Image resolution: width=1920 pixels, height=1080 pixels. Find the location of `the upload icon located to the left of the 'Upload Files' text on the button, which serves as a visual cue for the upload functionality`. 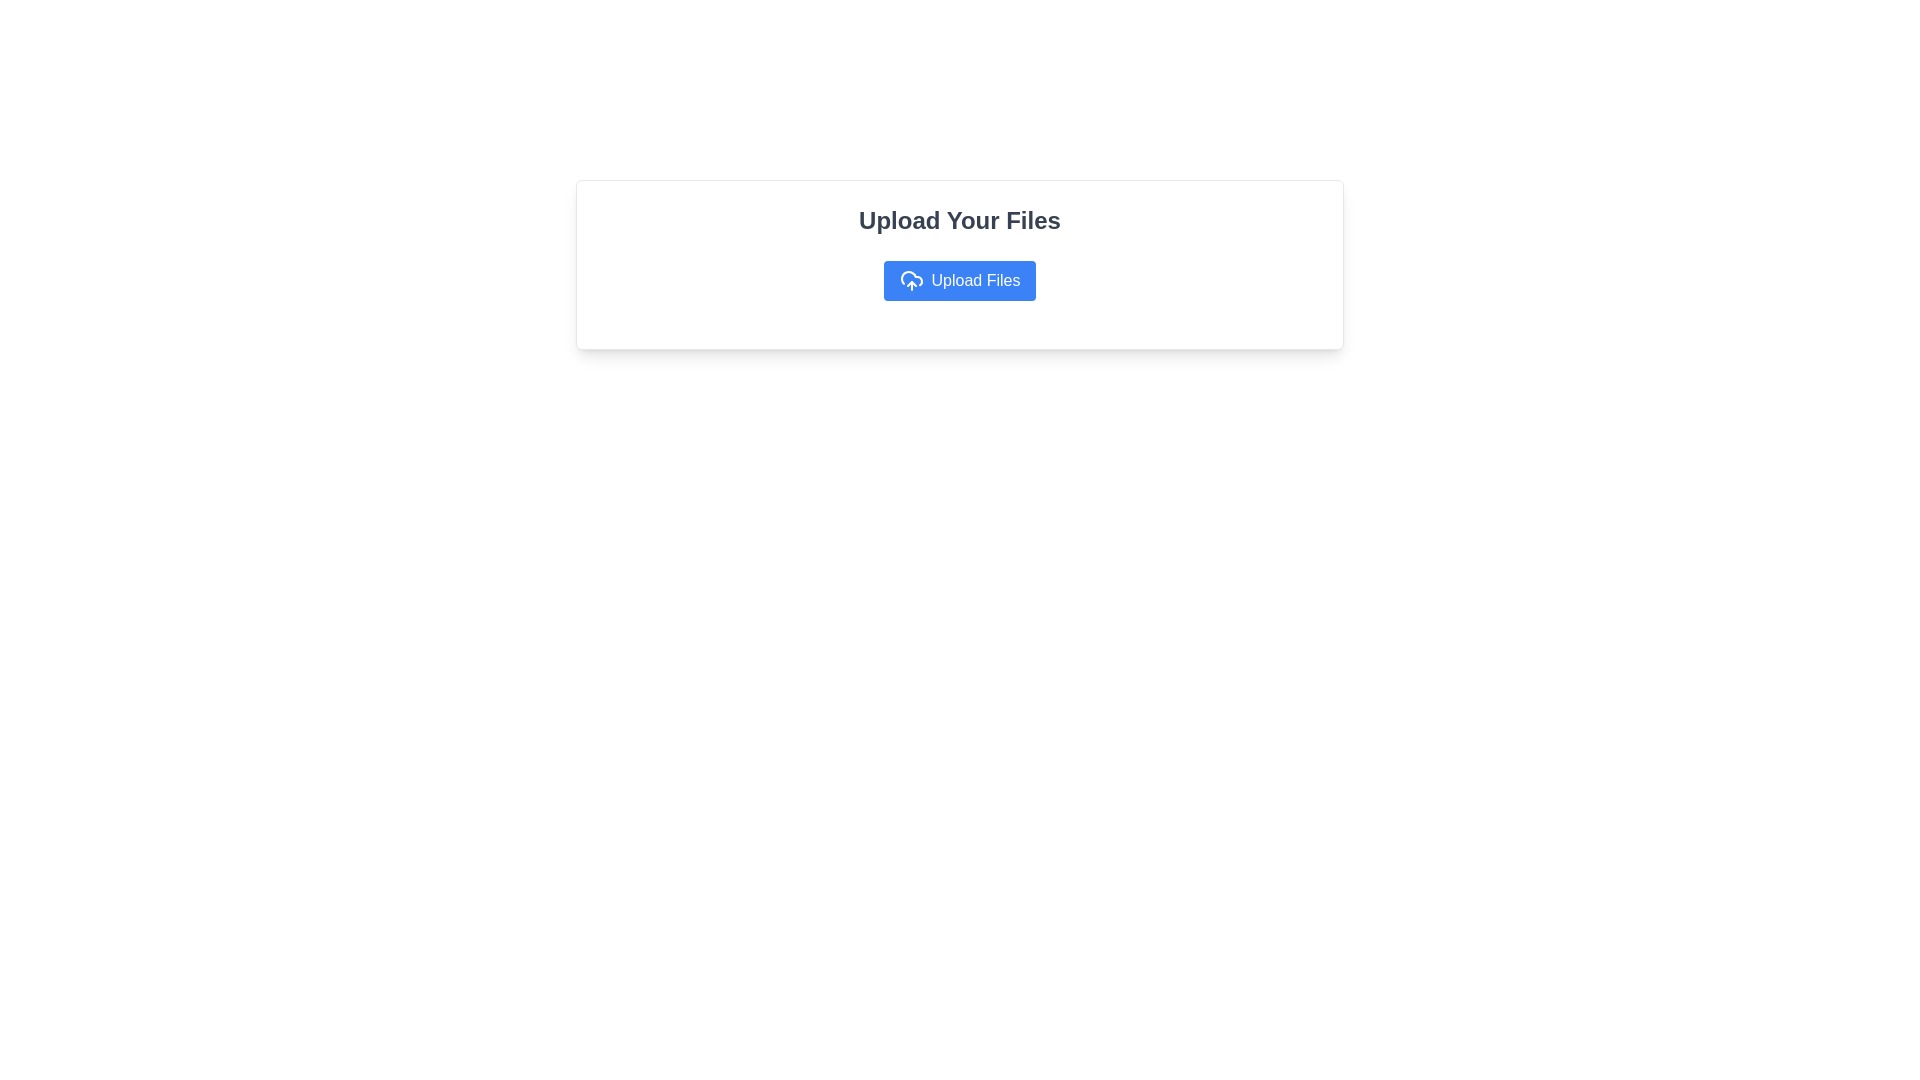

the upload icon located to the left of the 'Upload Files' text on the button, which serves as a visual cue for the upload functionality is located at coordinates (910, 281).